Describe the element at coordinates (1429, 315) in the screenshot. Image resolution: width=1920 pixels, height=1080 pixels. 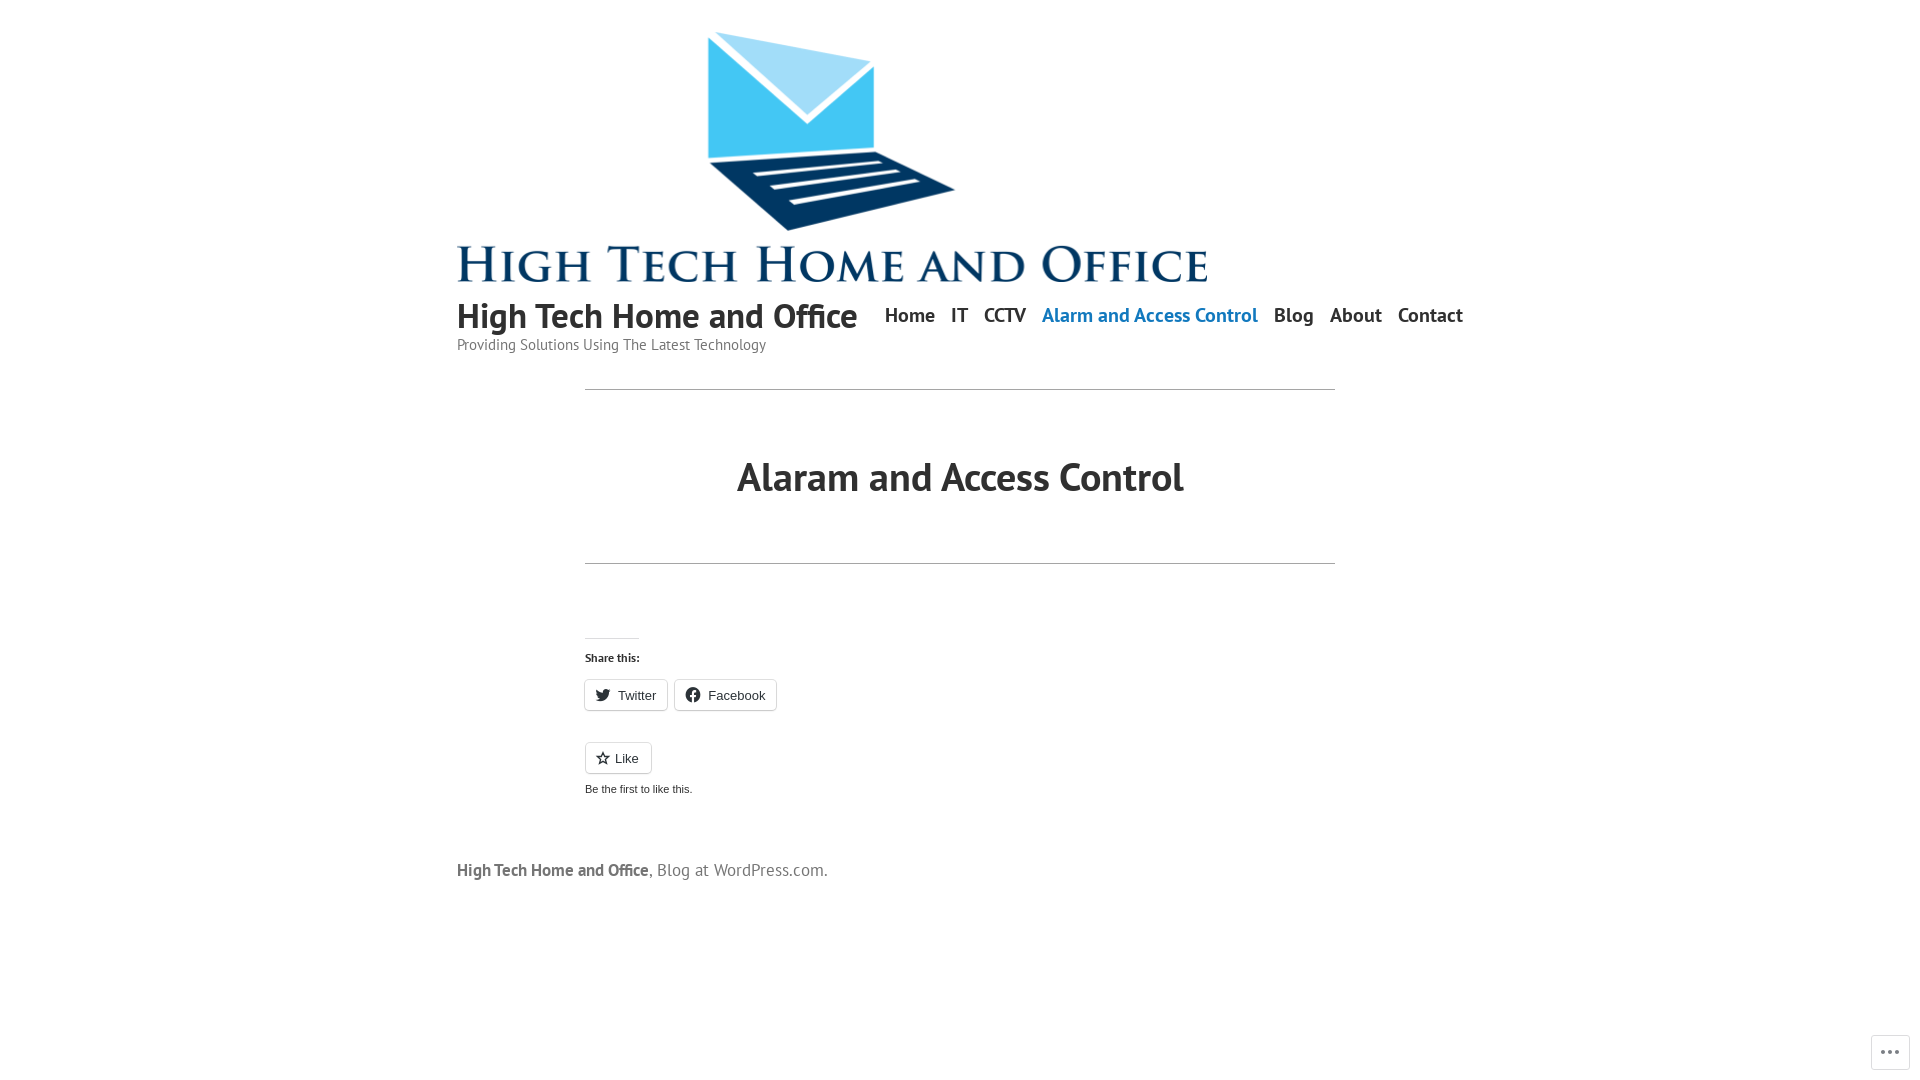
I see `'Contact'` at that location.